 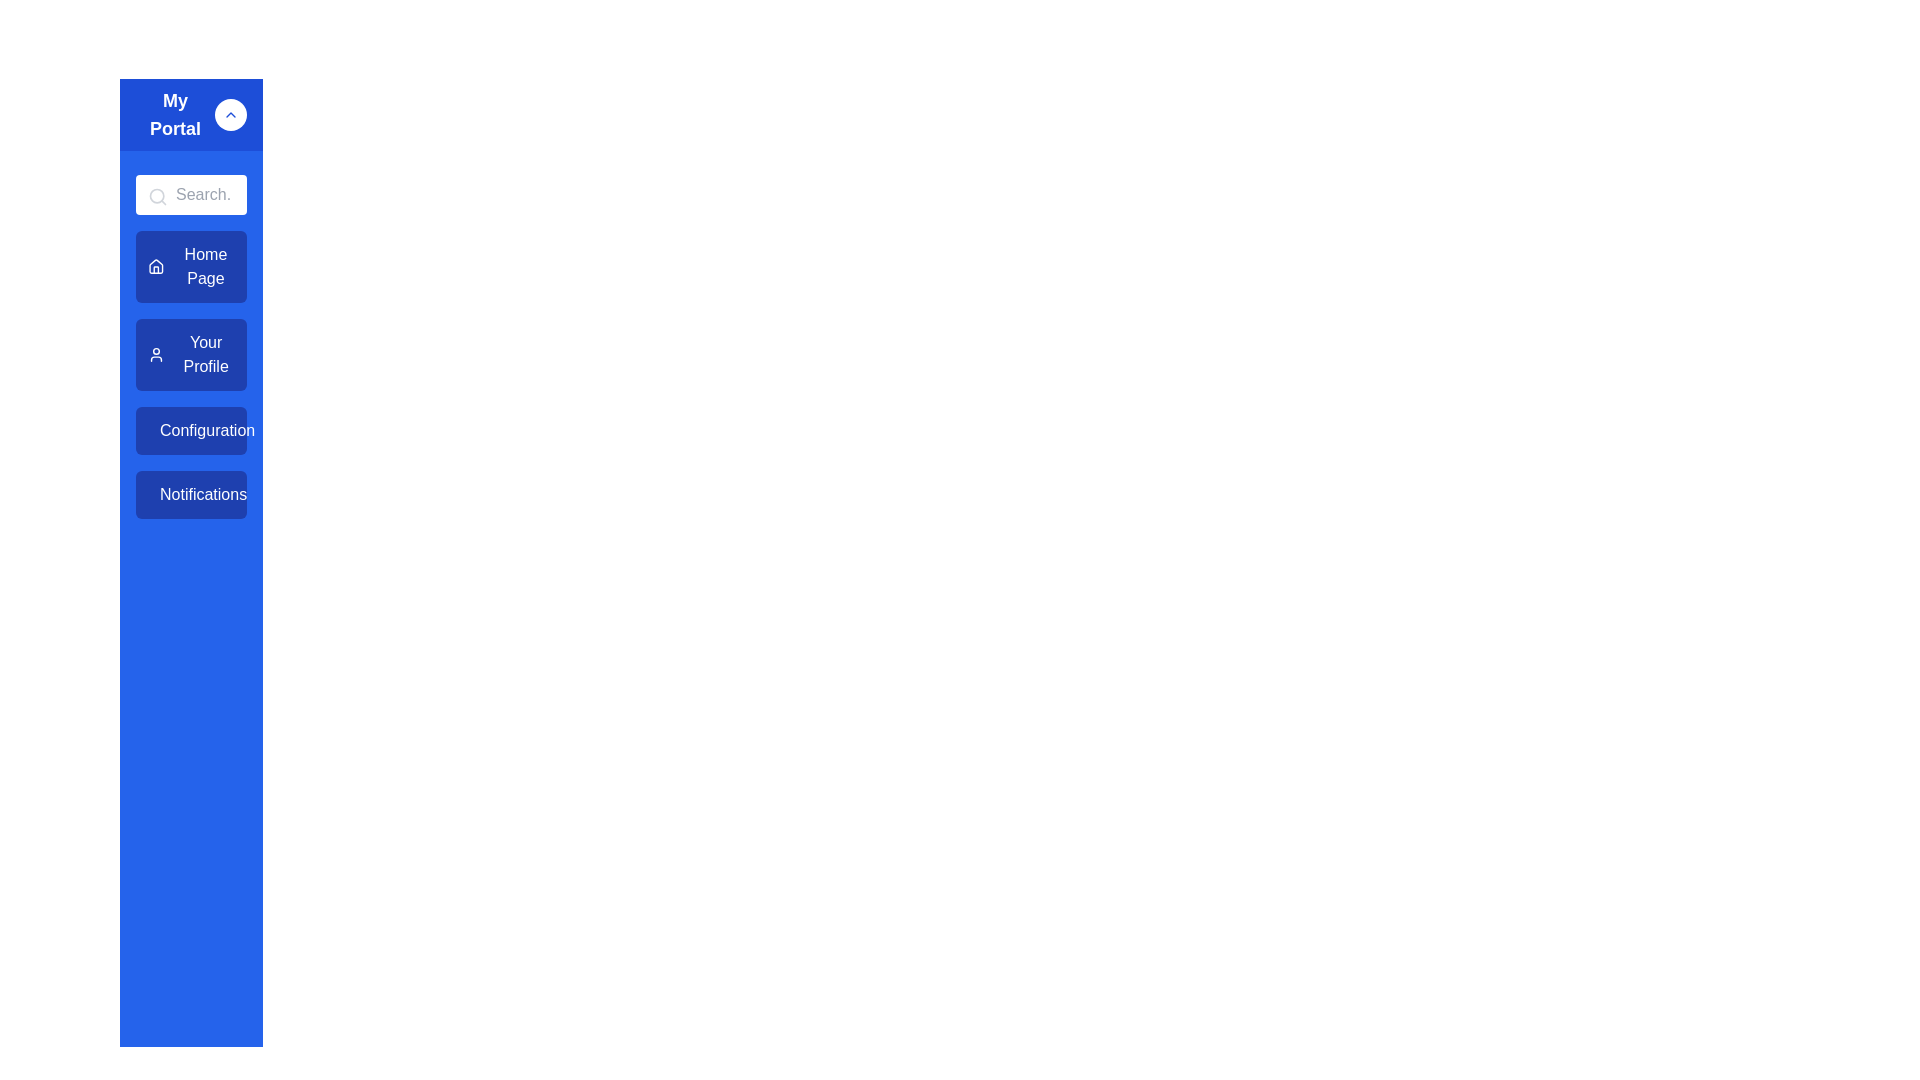 I want to click on the 'Your Profile' sidebar navigation menu item, so click(x=191, y=374).